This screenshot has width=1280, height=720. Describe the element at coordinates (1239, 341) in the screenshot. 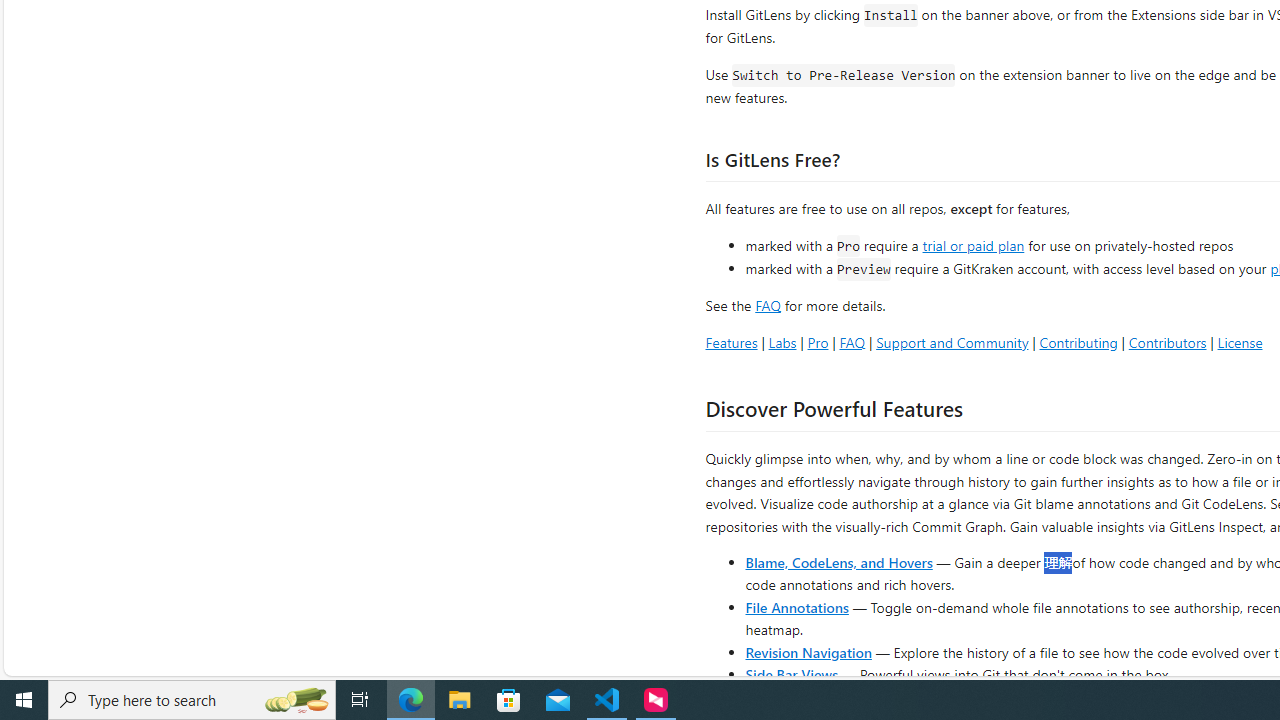

I see `'License'` at that location.